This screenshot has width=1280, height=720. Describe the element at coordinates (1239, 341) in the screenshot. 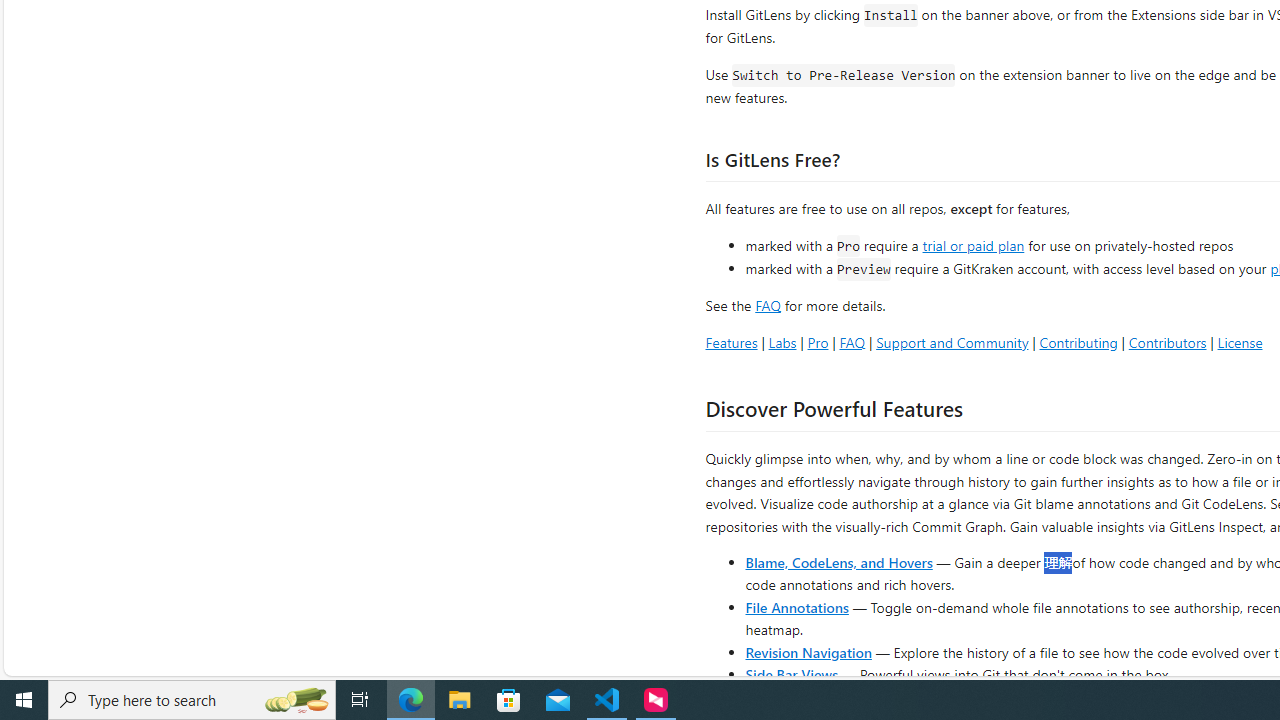

I see `'License'` at that location.